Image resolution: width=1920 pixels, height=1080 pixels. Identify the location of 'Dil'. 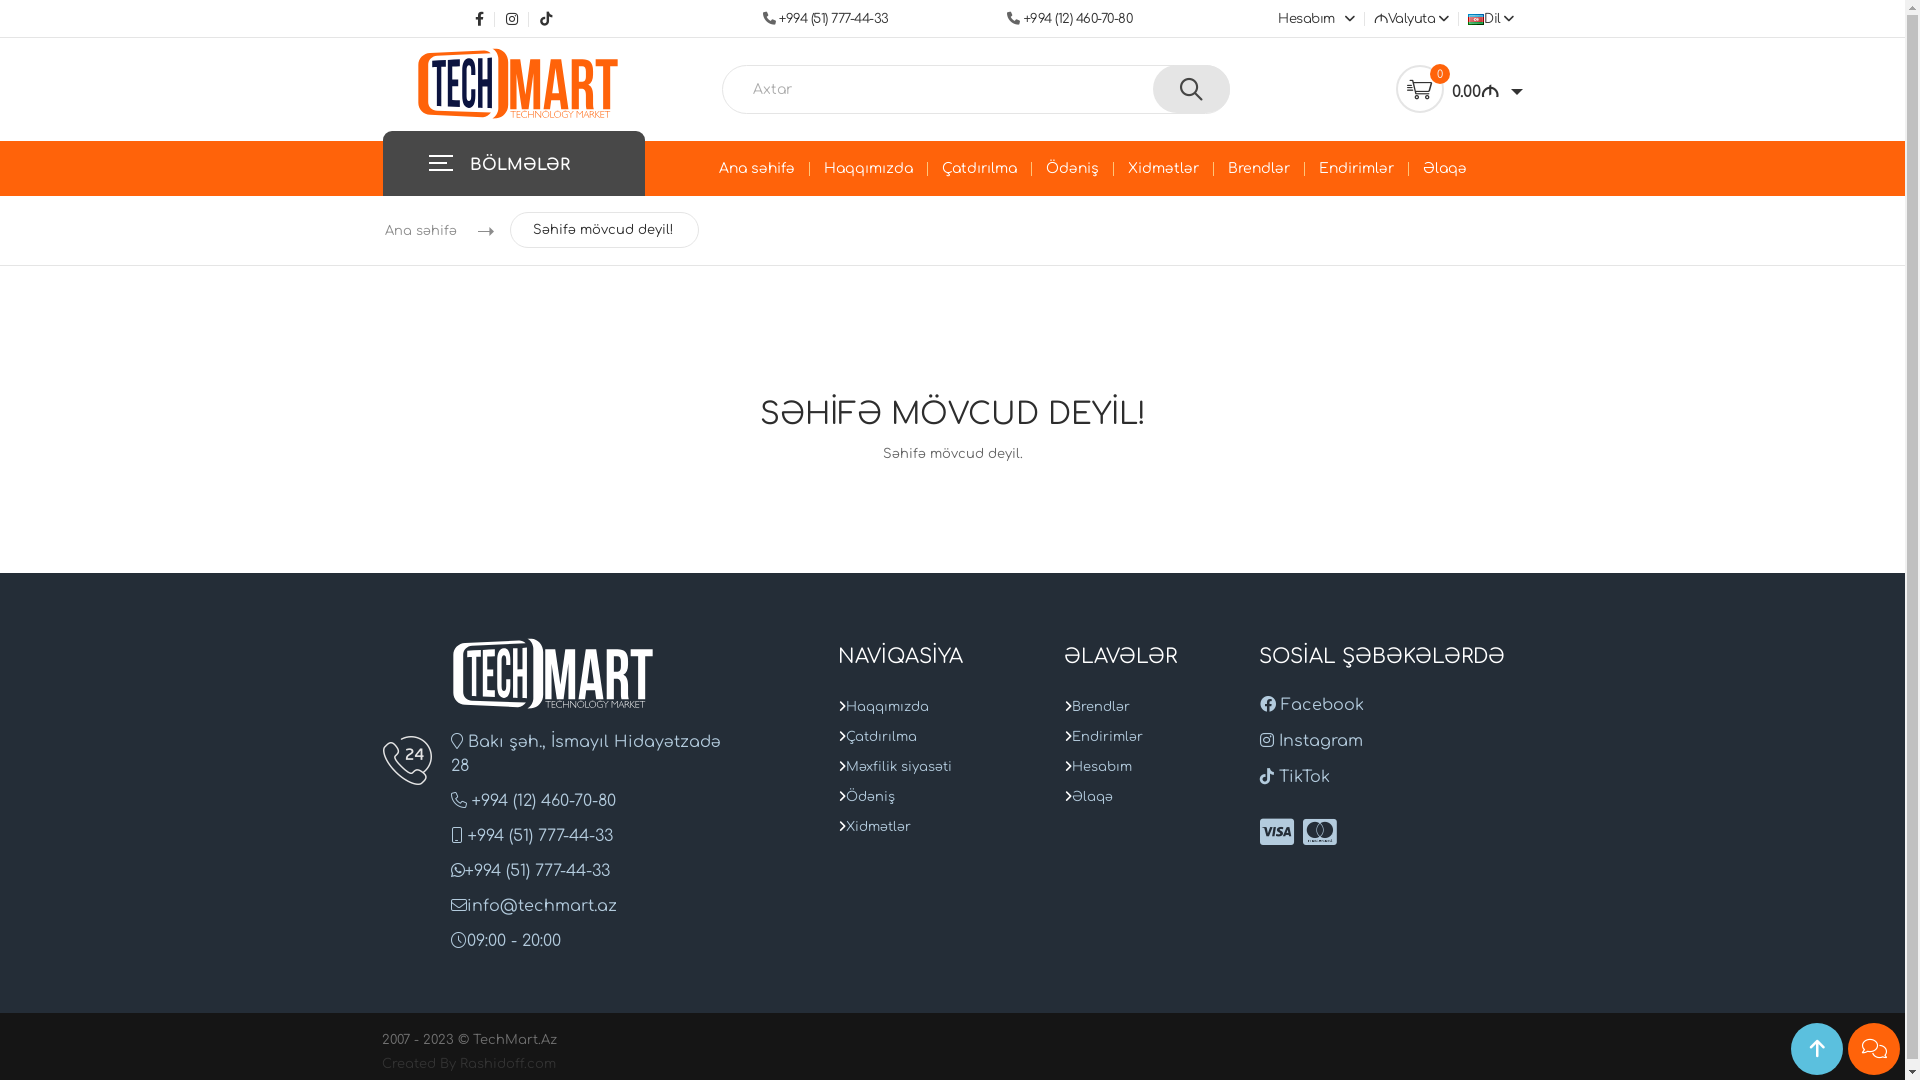
(1488, 19).